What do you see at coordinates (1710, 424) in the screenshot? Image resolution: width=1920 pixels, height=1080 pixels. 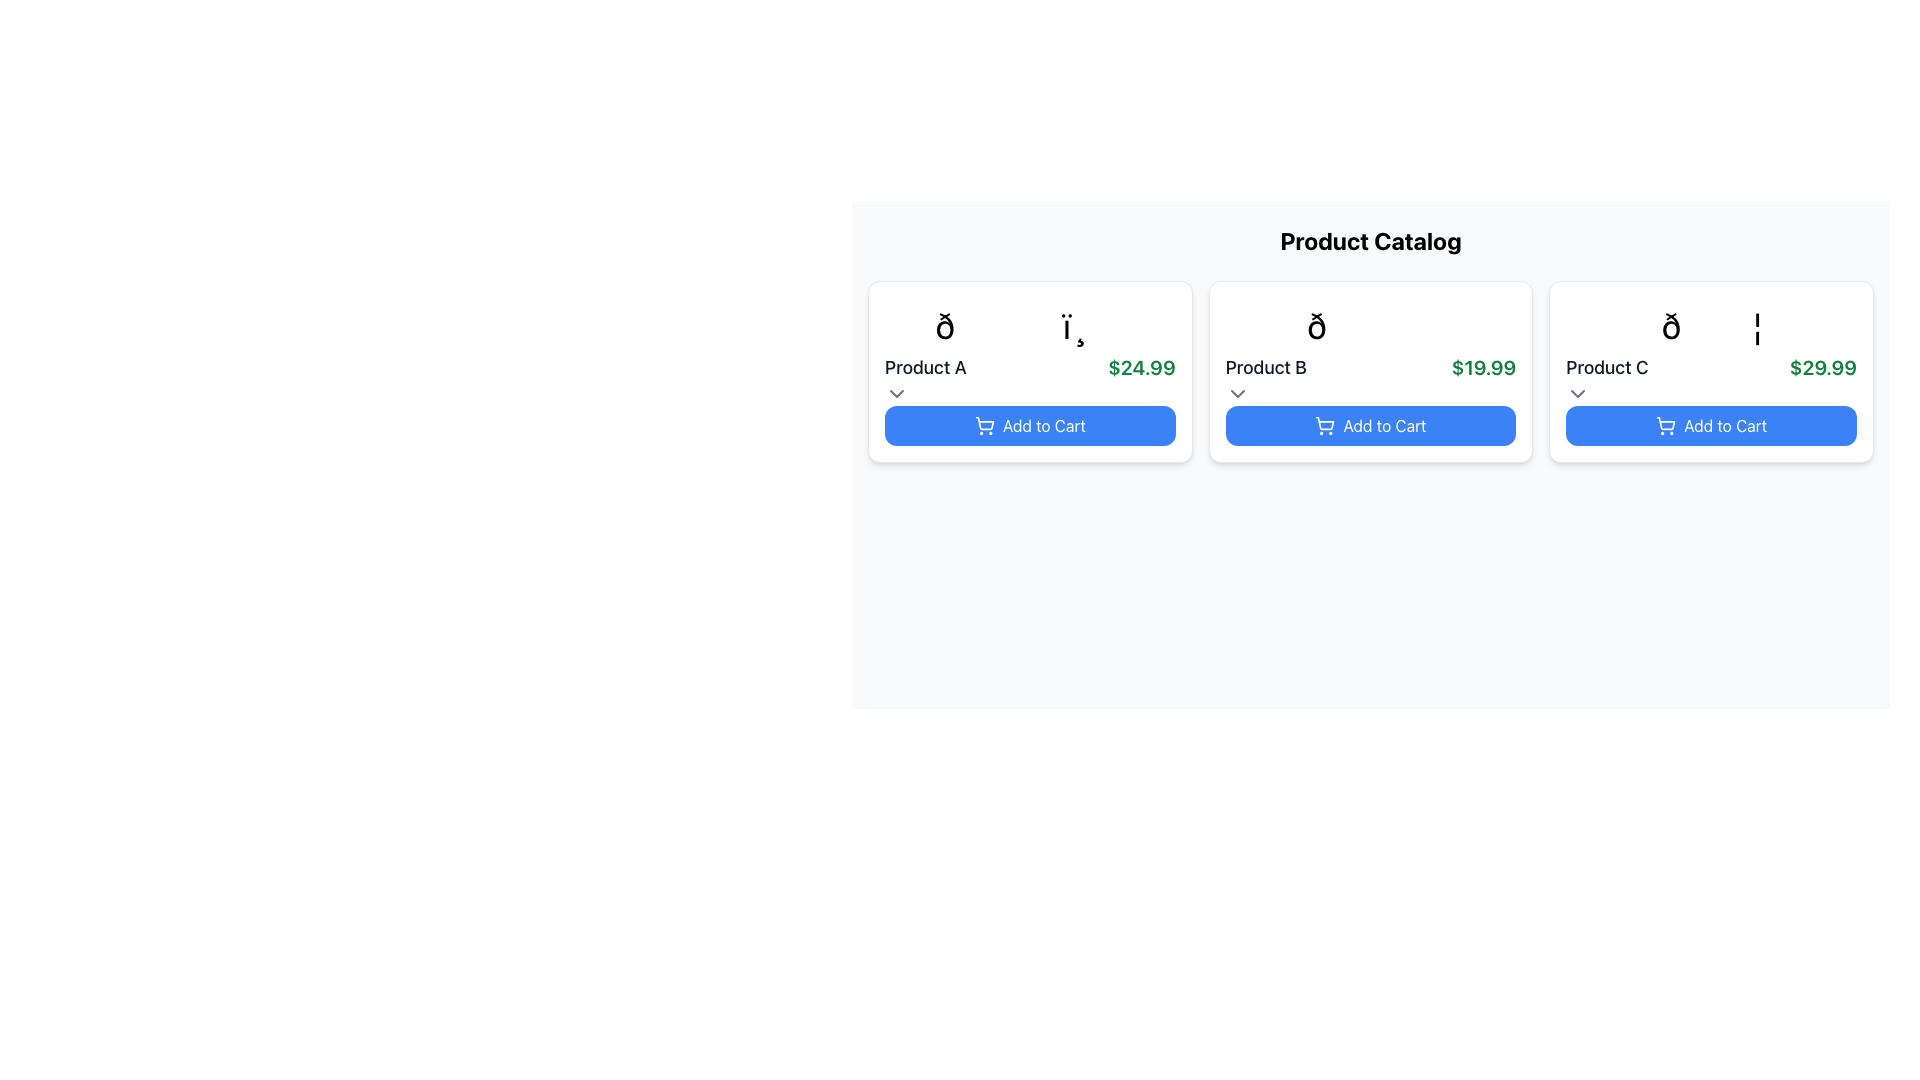 I see `the button located at the bottom-center of the card for 'Product C'` at bounding box center [1710, 424].